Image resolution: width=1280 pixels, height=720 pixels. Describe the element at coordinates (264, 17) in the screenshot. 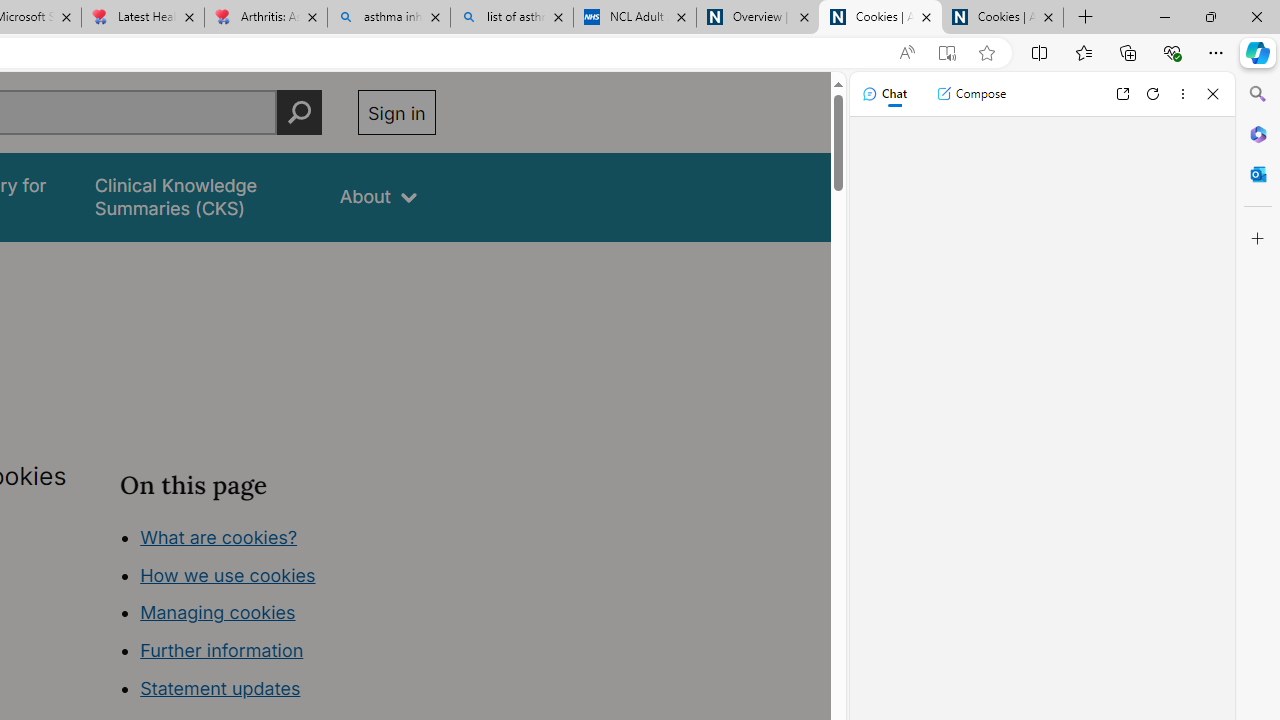

I see `'Arthritis: Ask Health Professionals'` at that location.